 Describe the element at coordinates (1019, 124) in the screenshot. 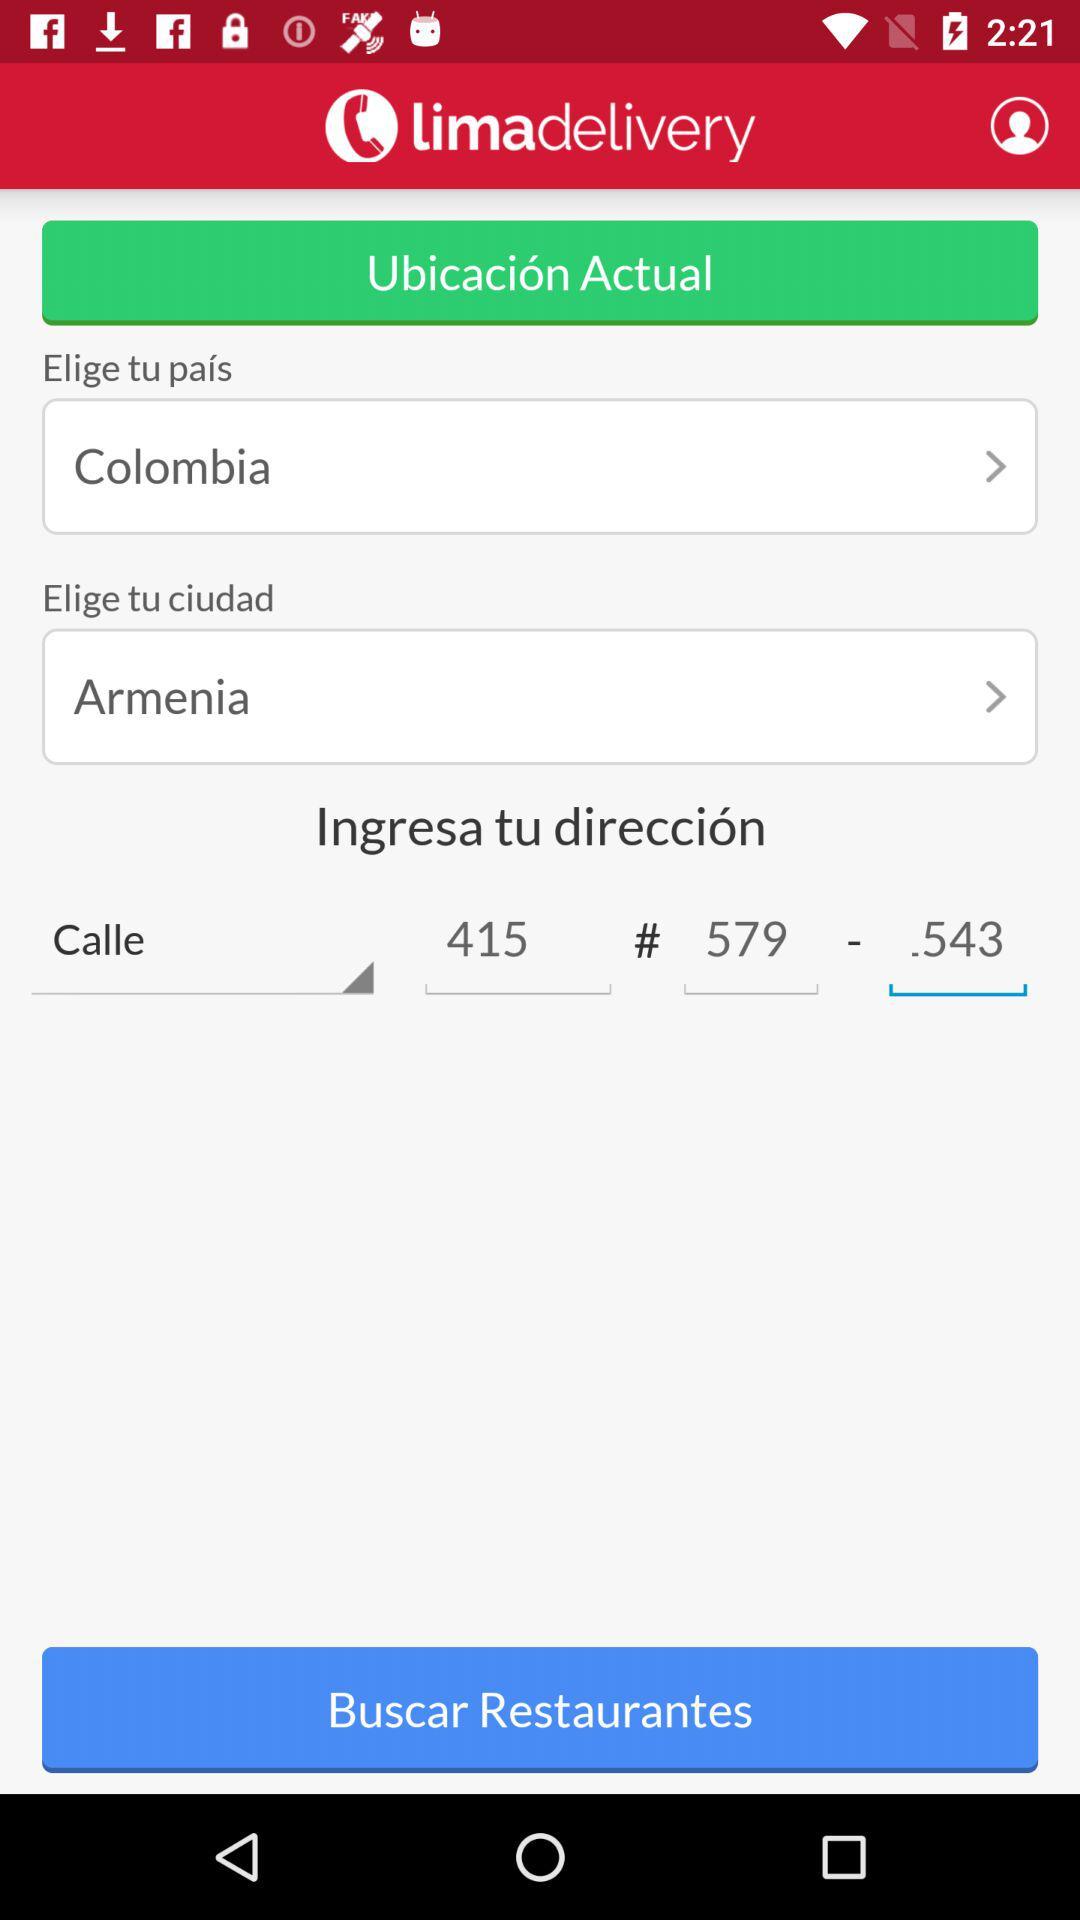

I see `your profile` at that location.